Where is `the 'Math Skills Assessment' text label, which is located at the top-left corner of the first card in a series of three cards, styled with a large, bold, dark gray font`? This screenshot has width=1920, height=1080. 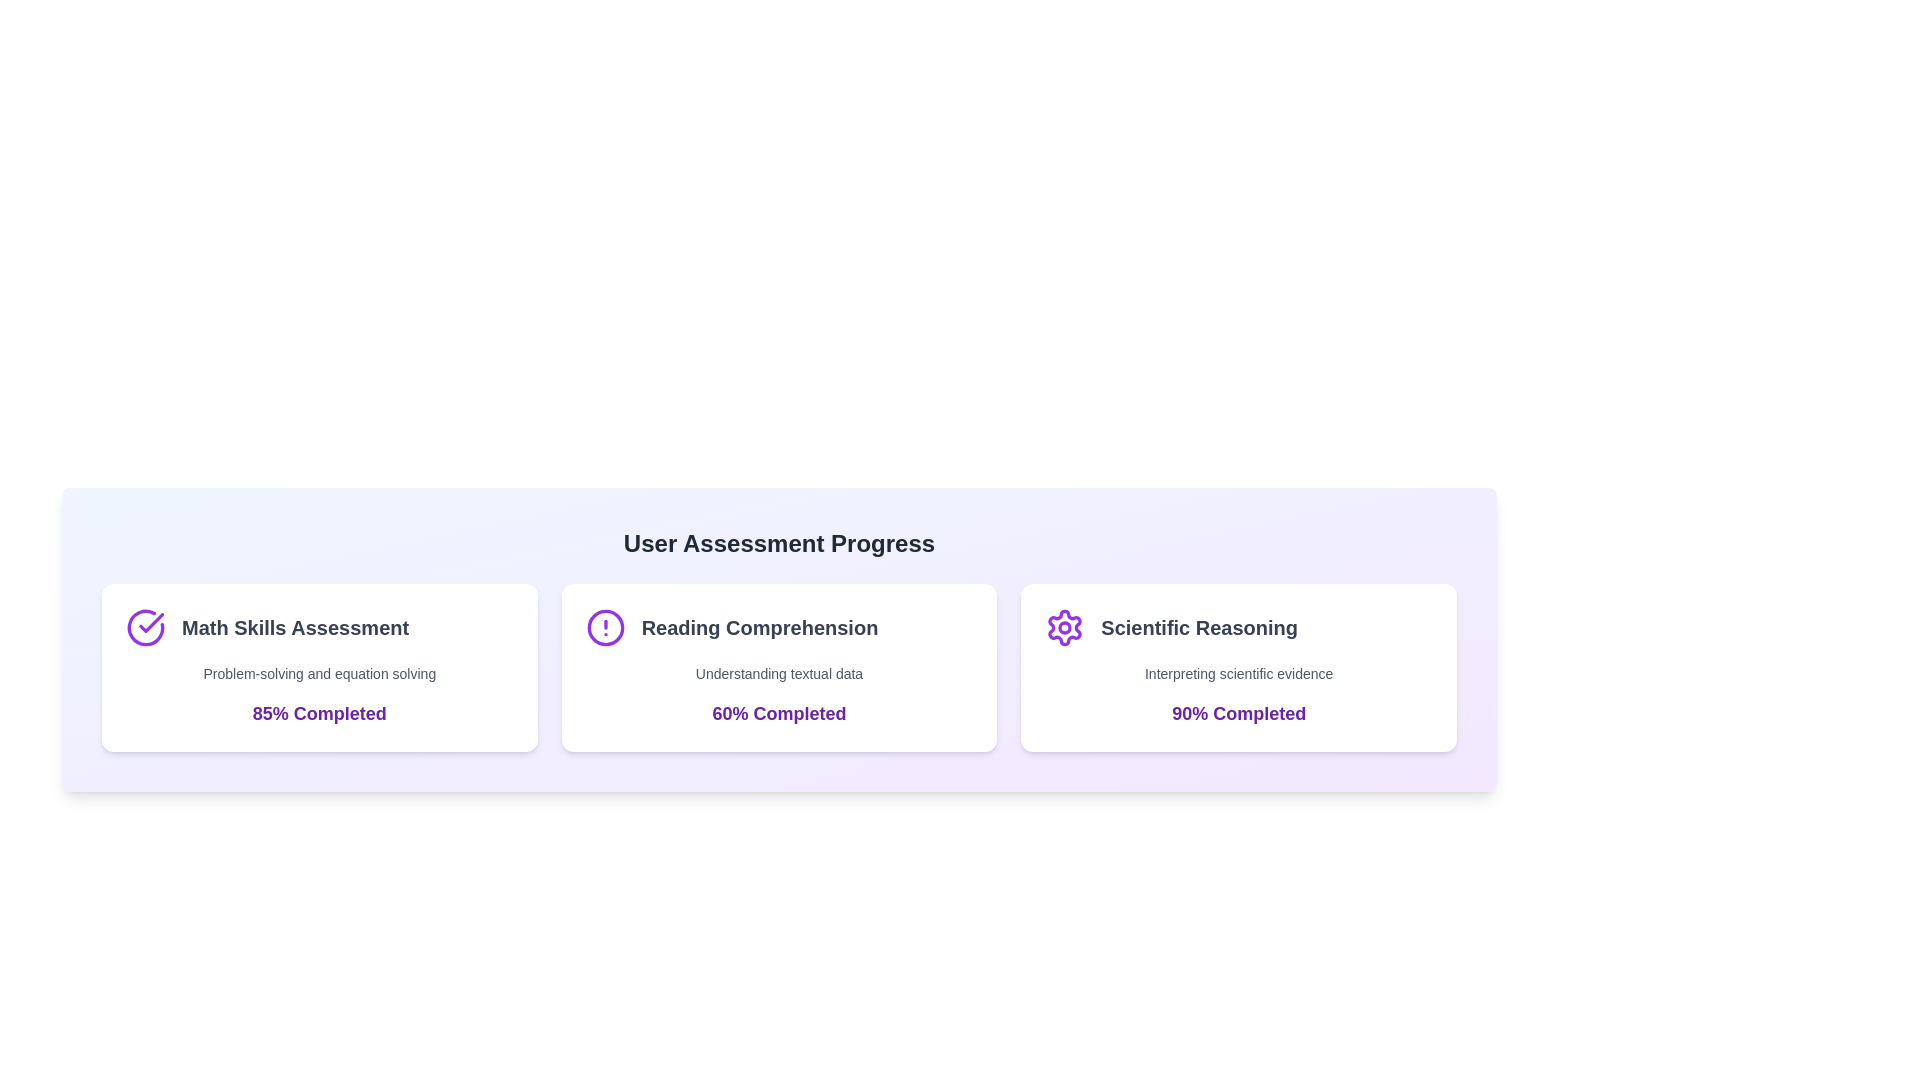
the 'Math Skills Assessment' text label, which is located at the top-left corner of the first card in a series of three cards, styled with a large, bold, dark gray font is located at coordinates (294, 627).